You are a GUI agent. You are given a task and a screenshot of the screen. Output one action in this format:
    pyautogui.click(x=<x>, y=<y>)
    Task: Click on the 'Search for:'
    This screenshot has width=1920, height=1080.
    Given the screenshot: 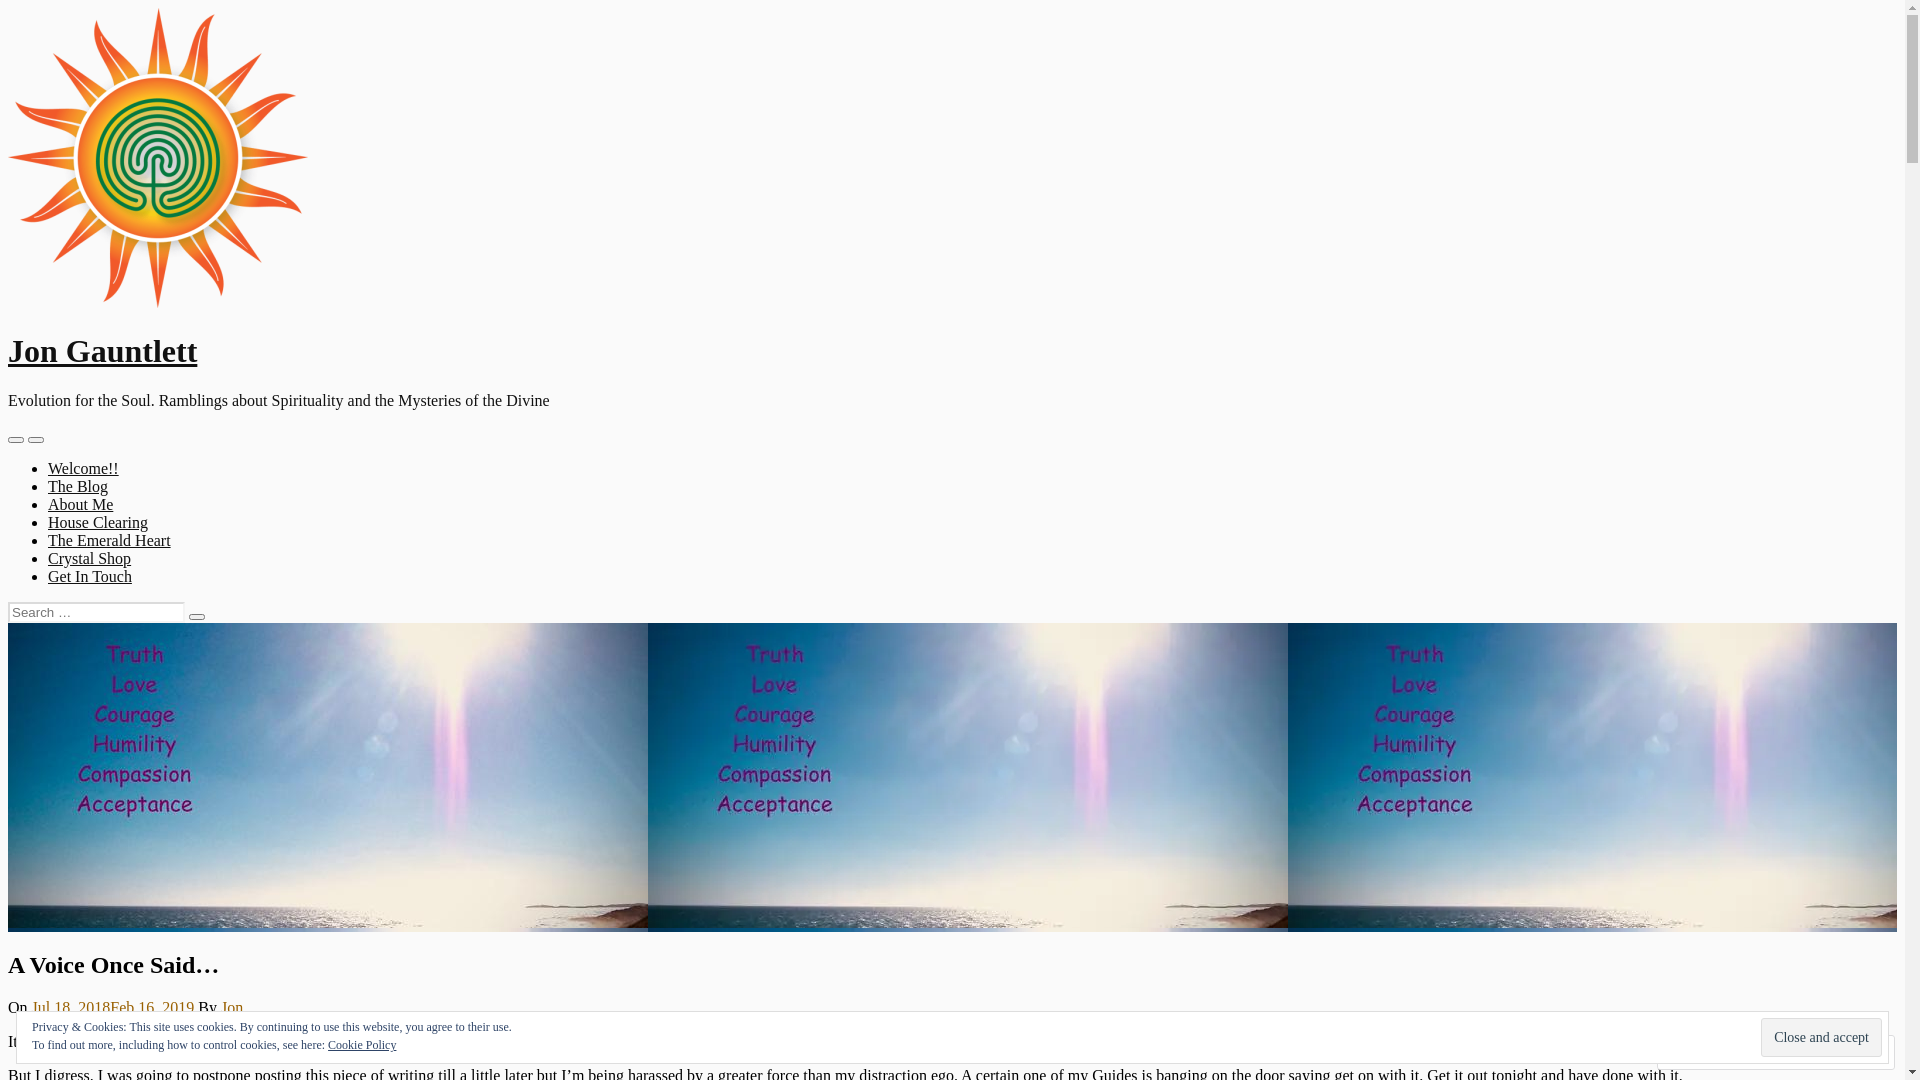 What is the action you would take?
    pyautogui.click(x=95, y=611)
    